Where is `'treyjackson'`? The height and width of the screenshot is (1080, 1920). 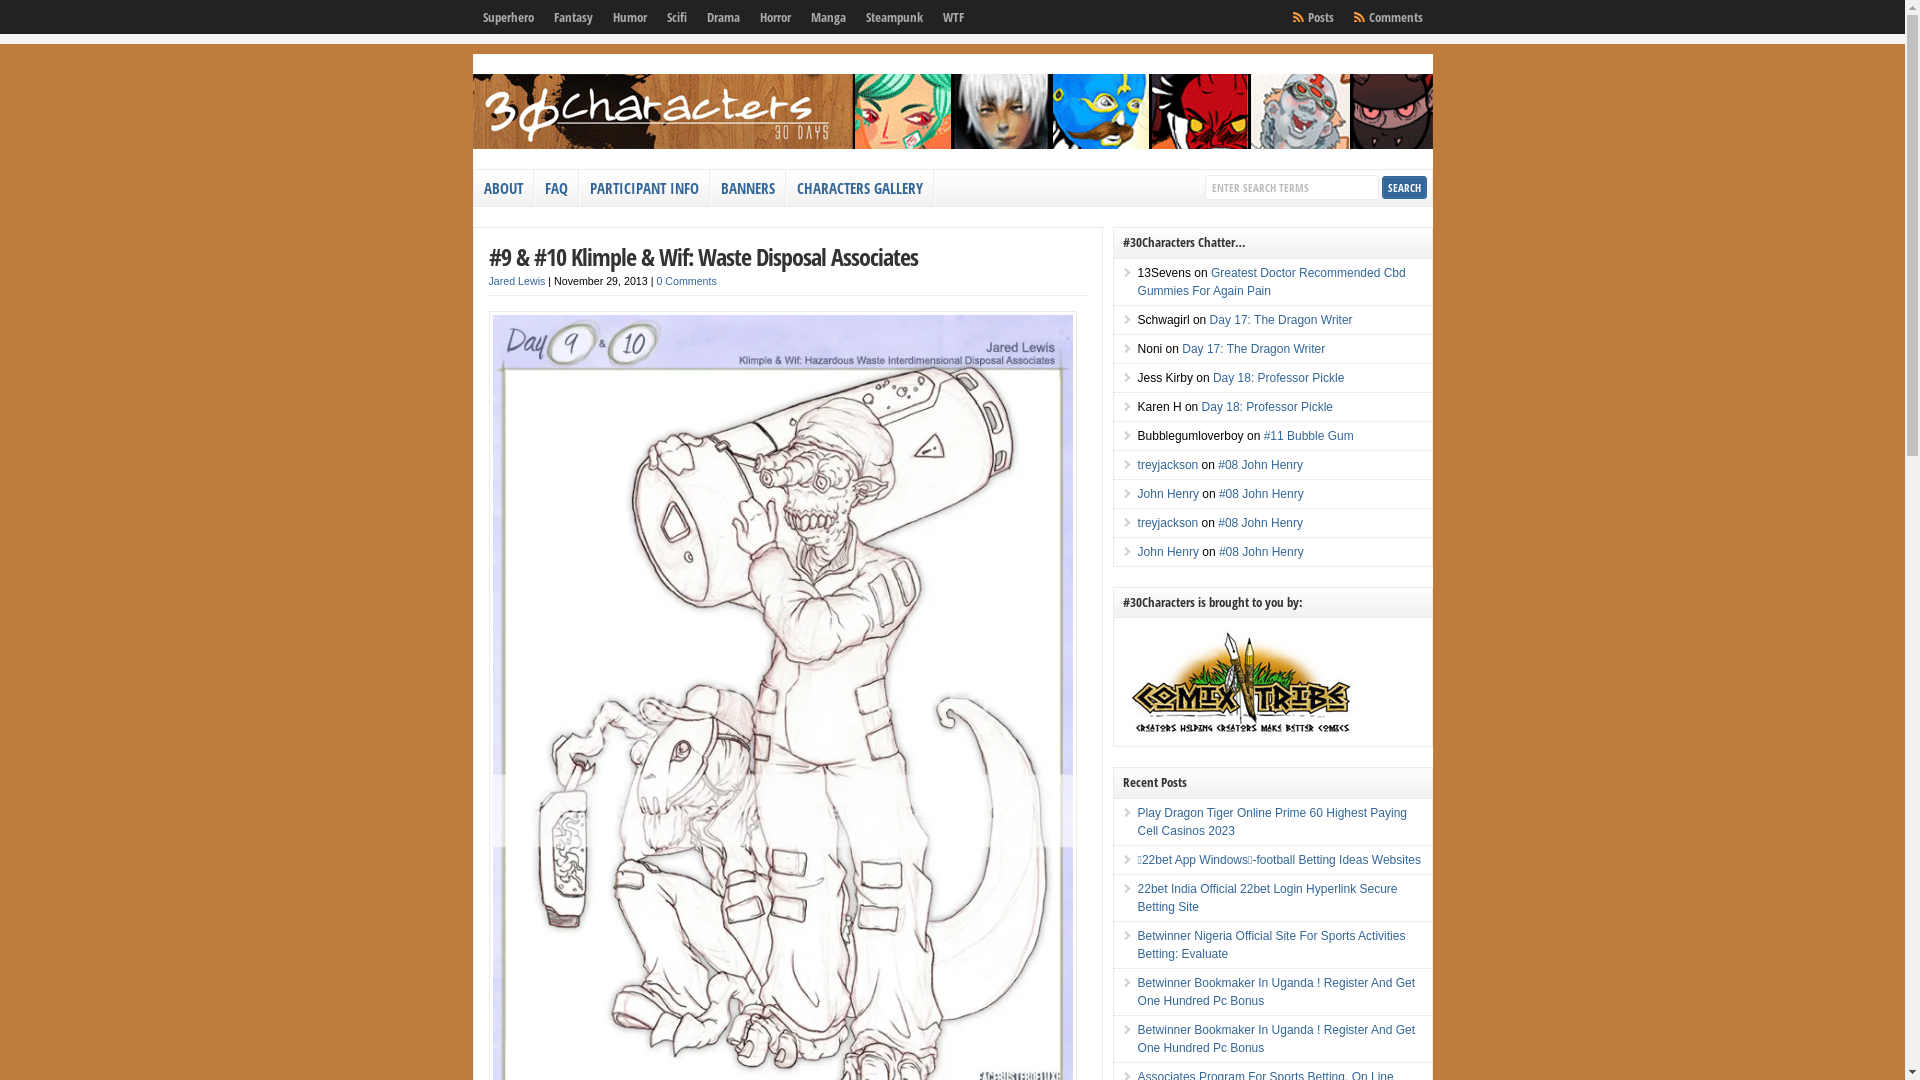 'treyjackson' is located at coordinates (1168, 522).